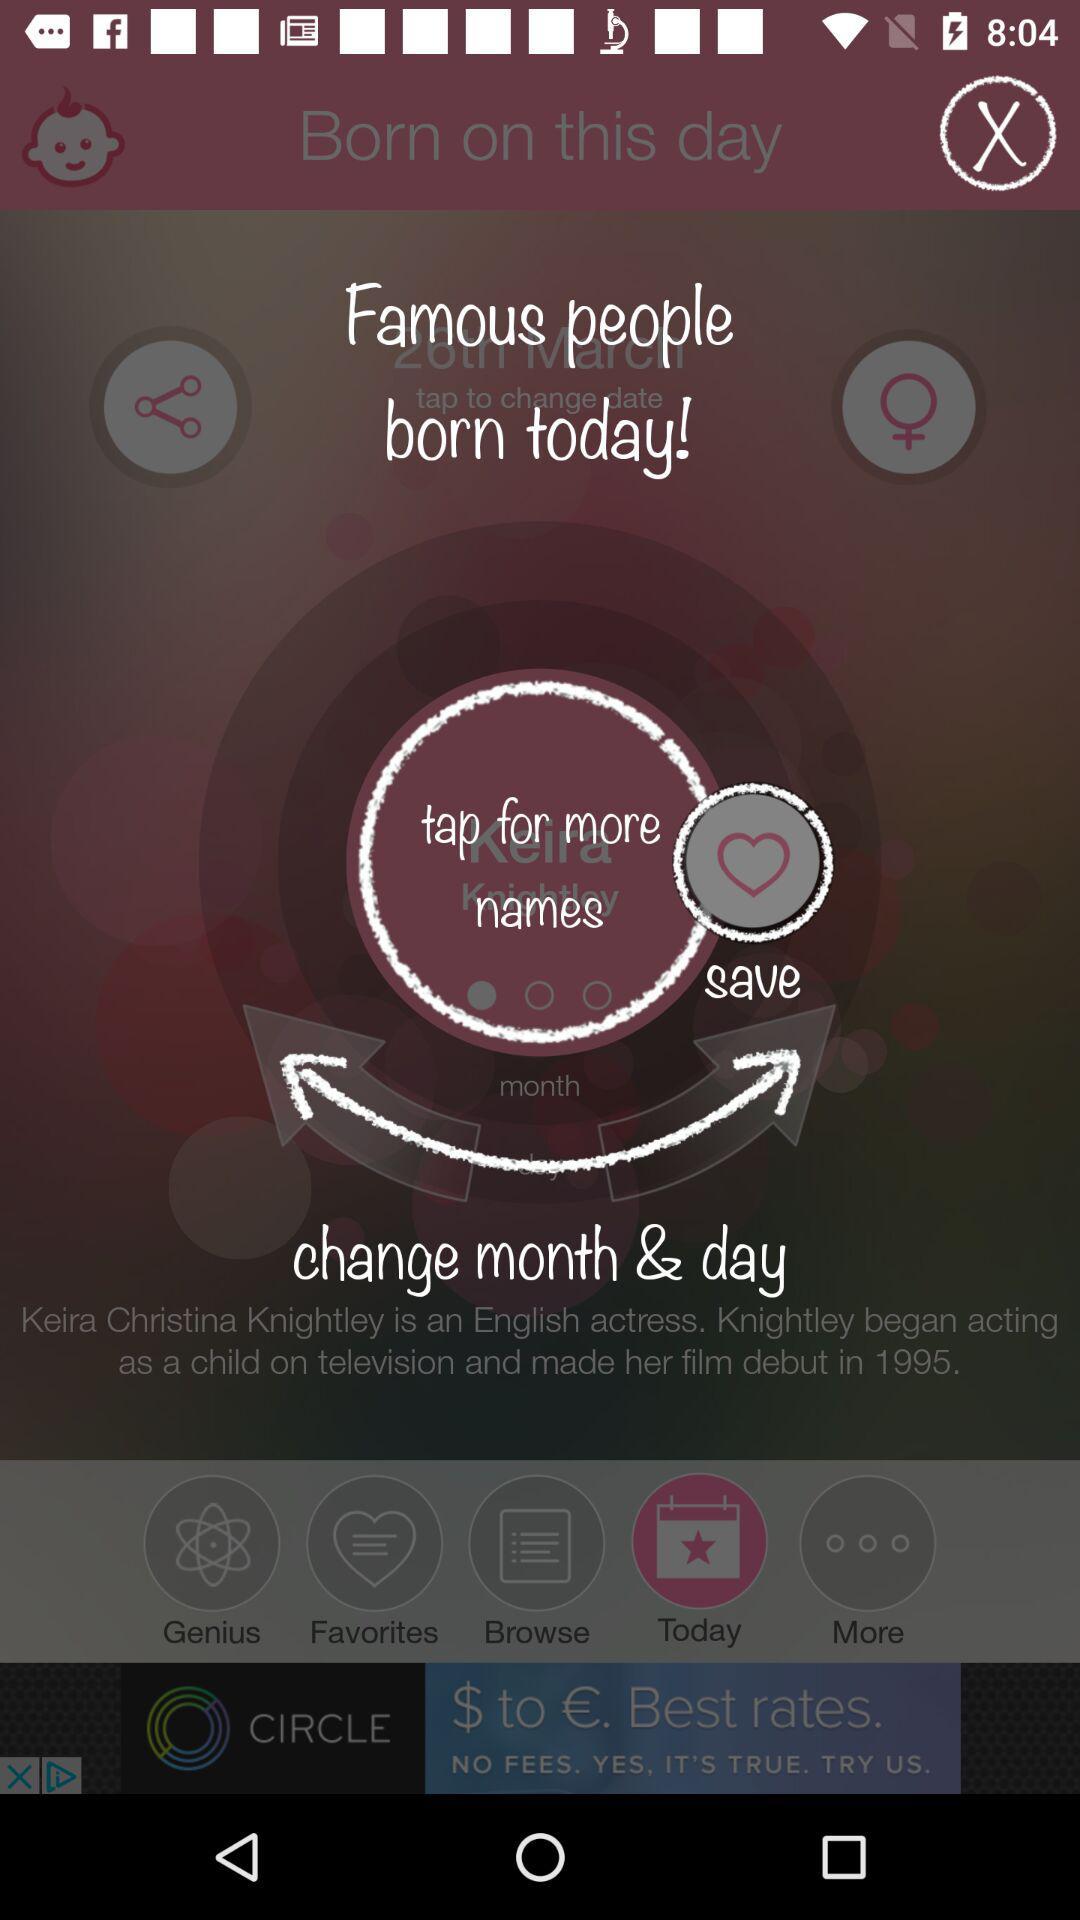 This screenshot has width=1080, height=1920. Describe the element at coordinates (998, 132) in the screenshot. I see `exit` at that location.